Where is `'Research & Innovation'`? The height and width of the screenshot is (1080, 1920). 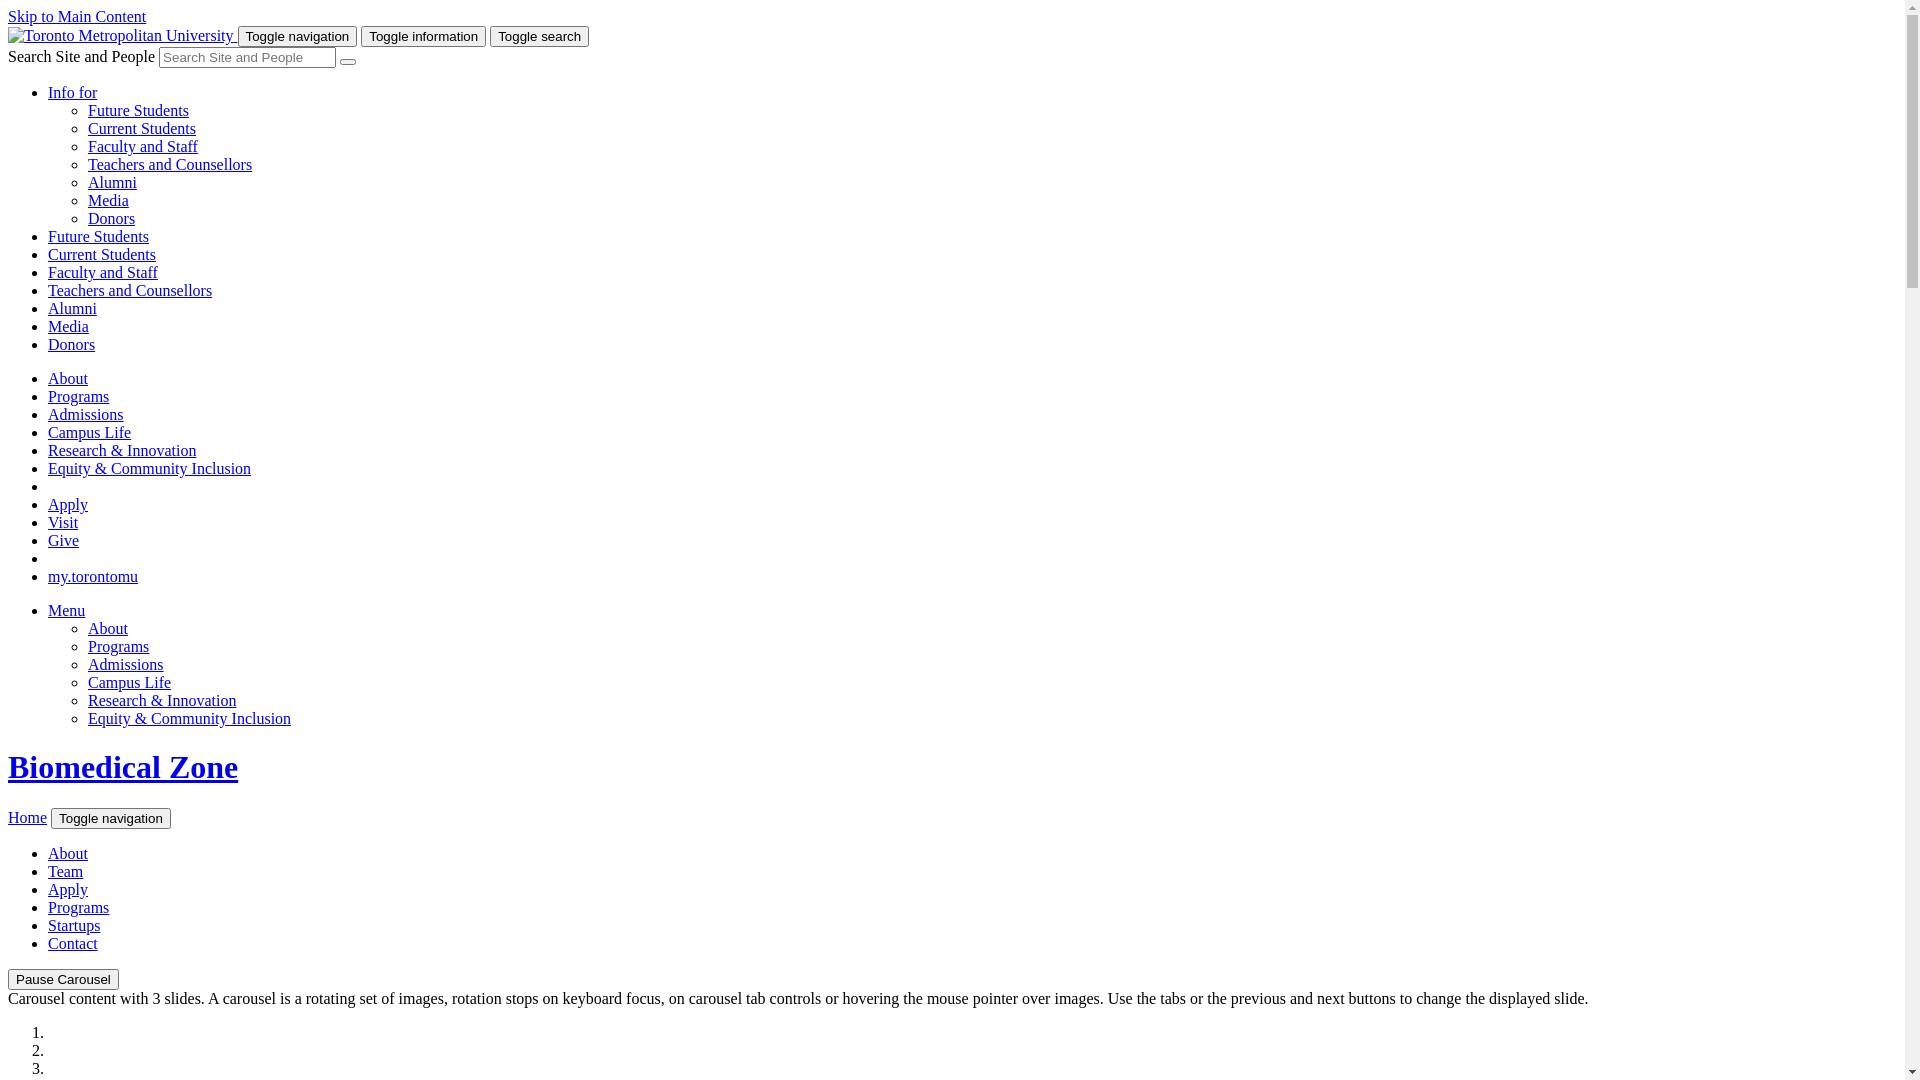 'Research & Innovation' is located at coordinates (162, 699).